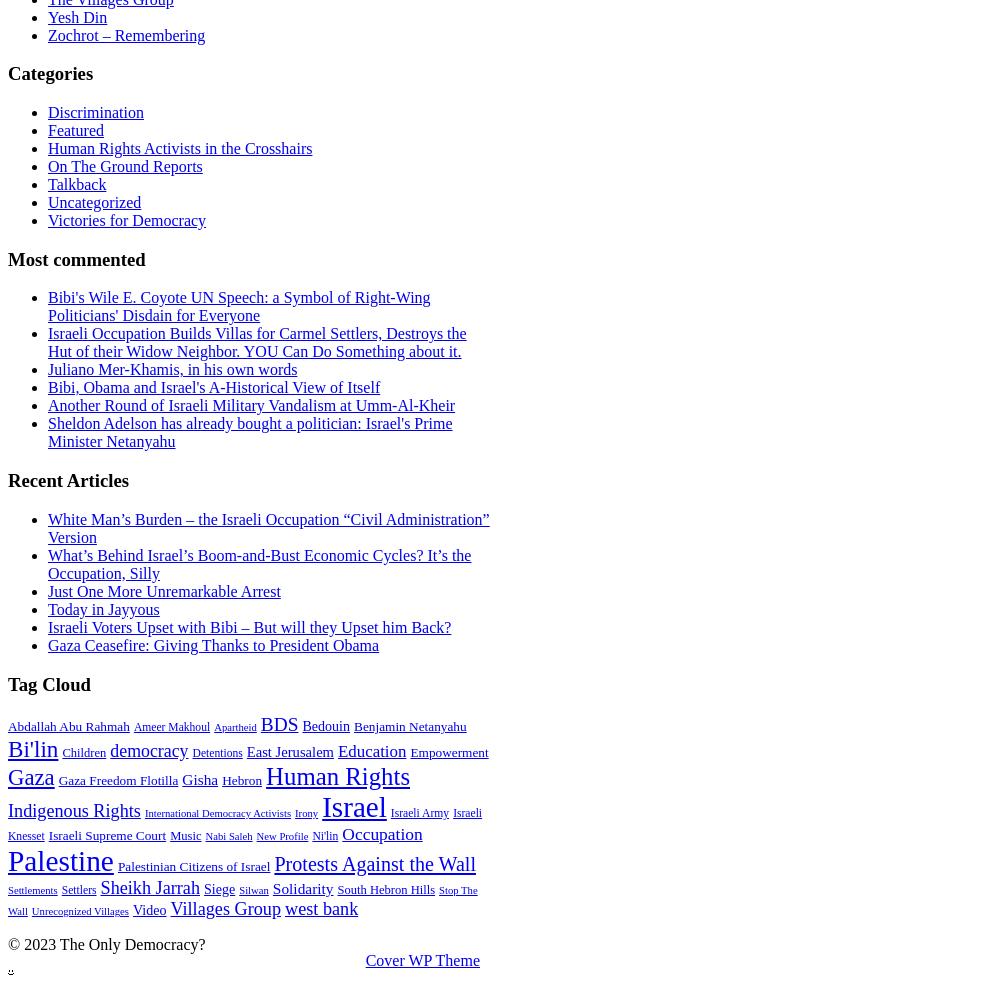 Image resolution: width=982 pixels, height=985 pixels. Describe the element at coordinates (102, 607) in the screenshot. I see `'Today in Jayyous'` at that location.